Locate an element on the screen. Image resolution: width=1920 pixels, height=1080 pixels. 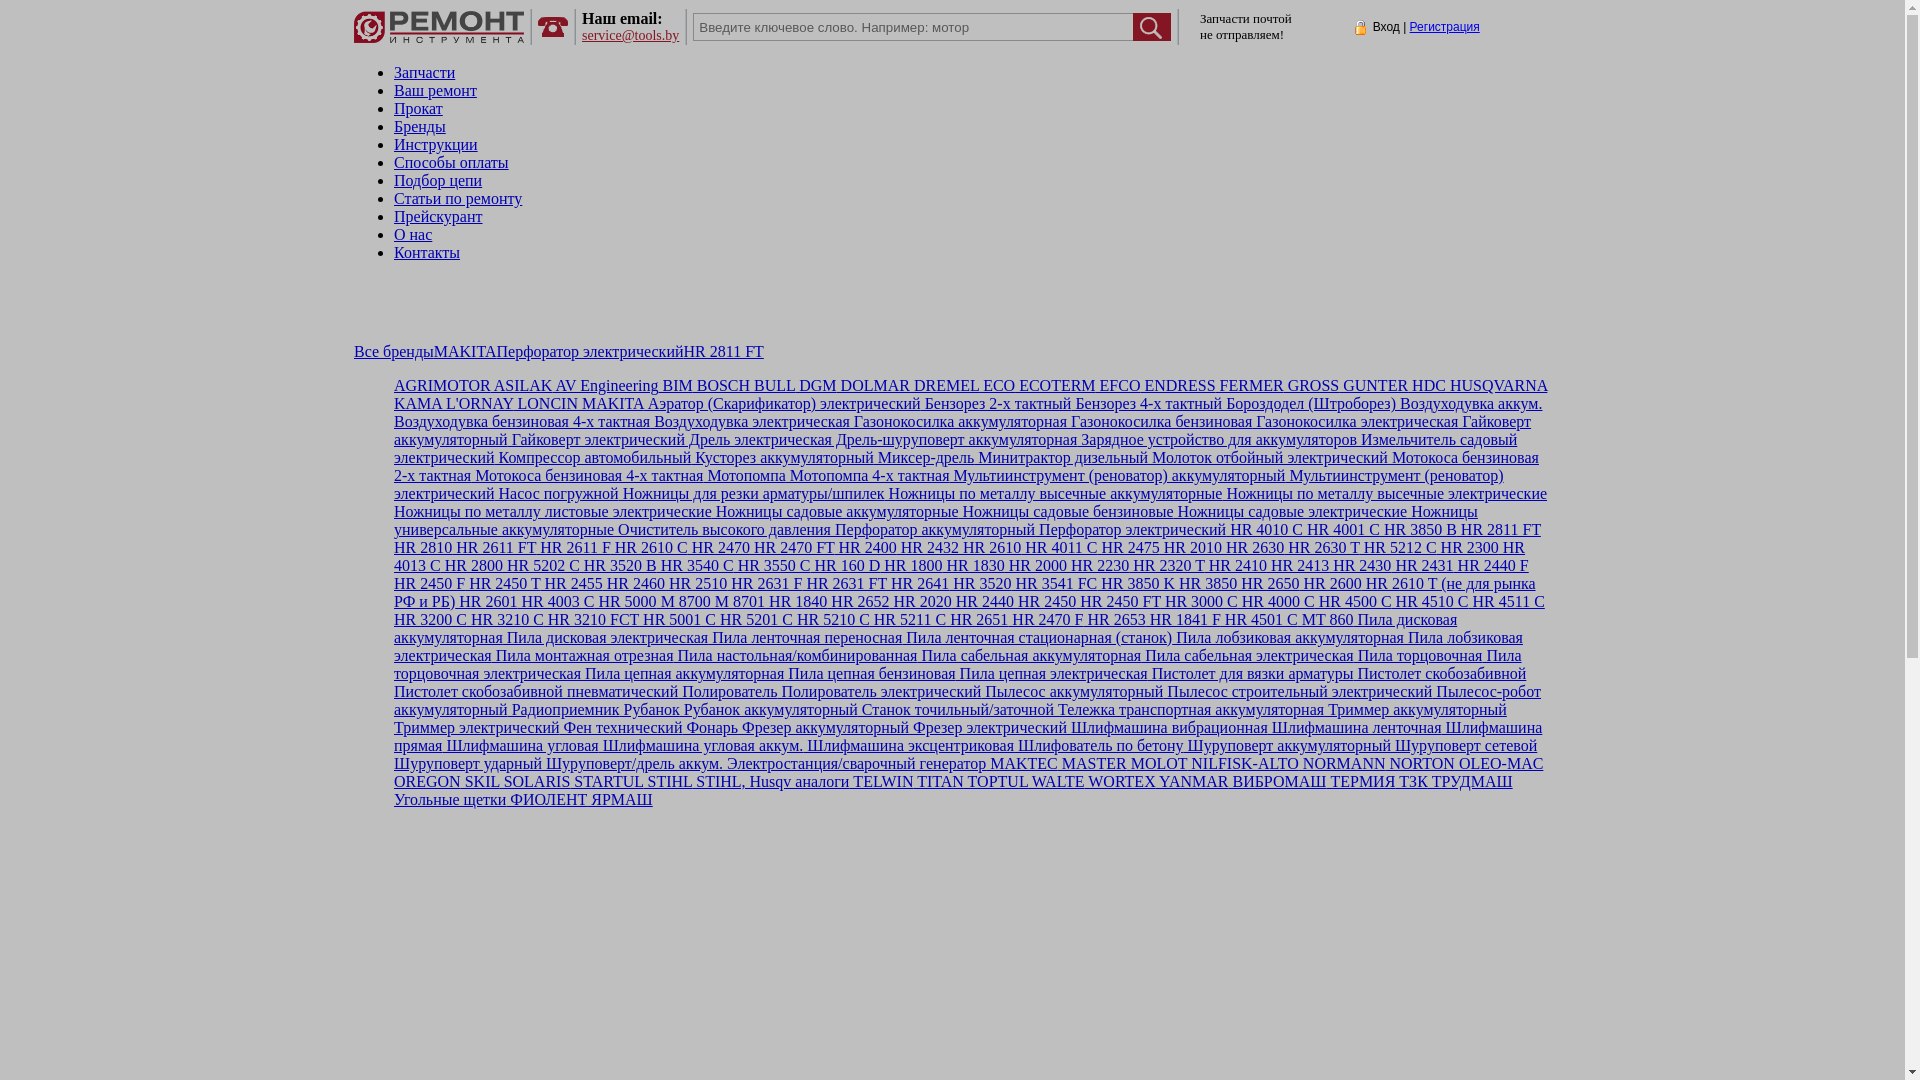
'TITAN' is located at coordinates (936, 780).